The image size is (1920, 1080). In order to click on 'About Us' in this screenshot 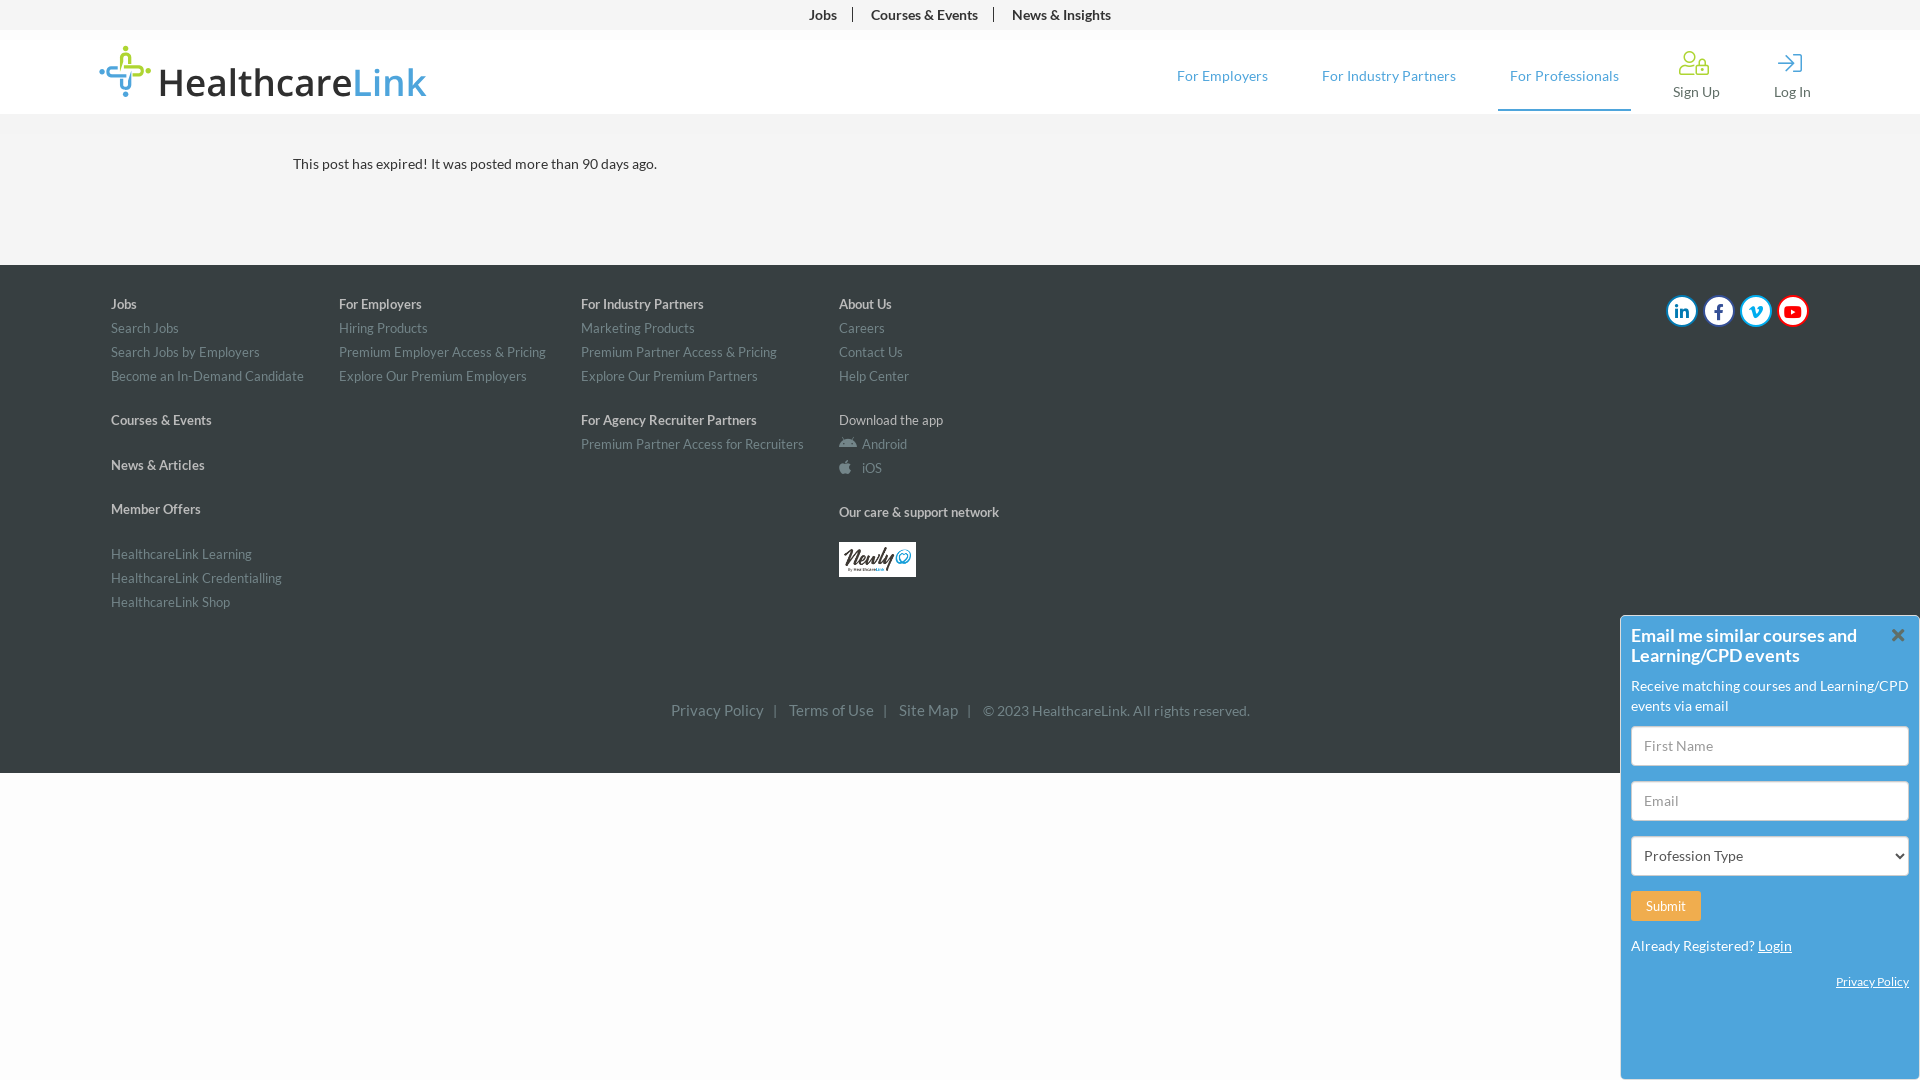, I will do `click(865, 304)`.